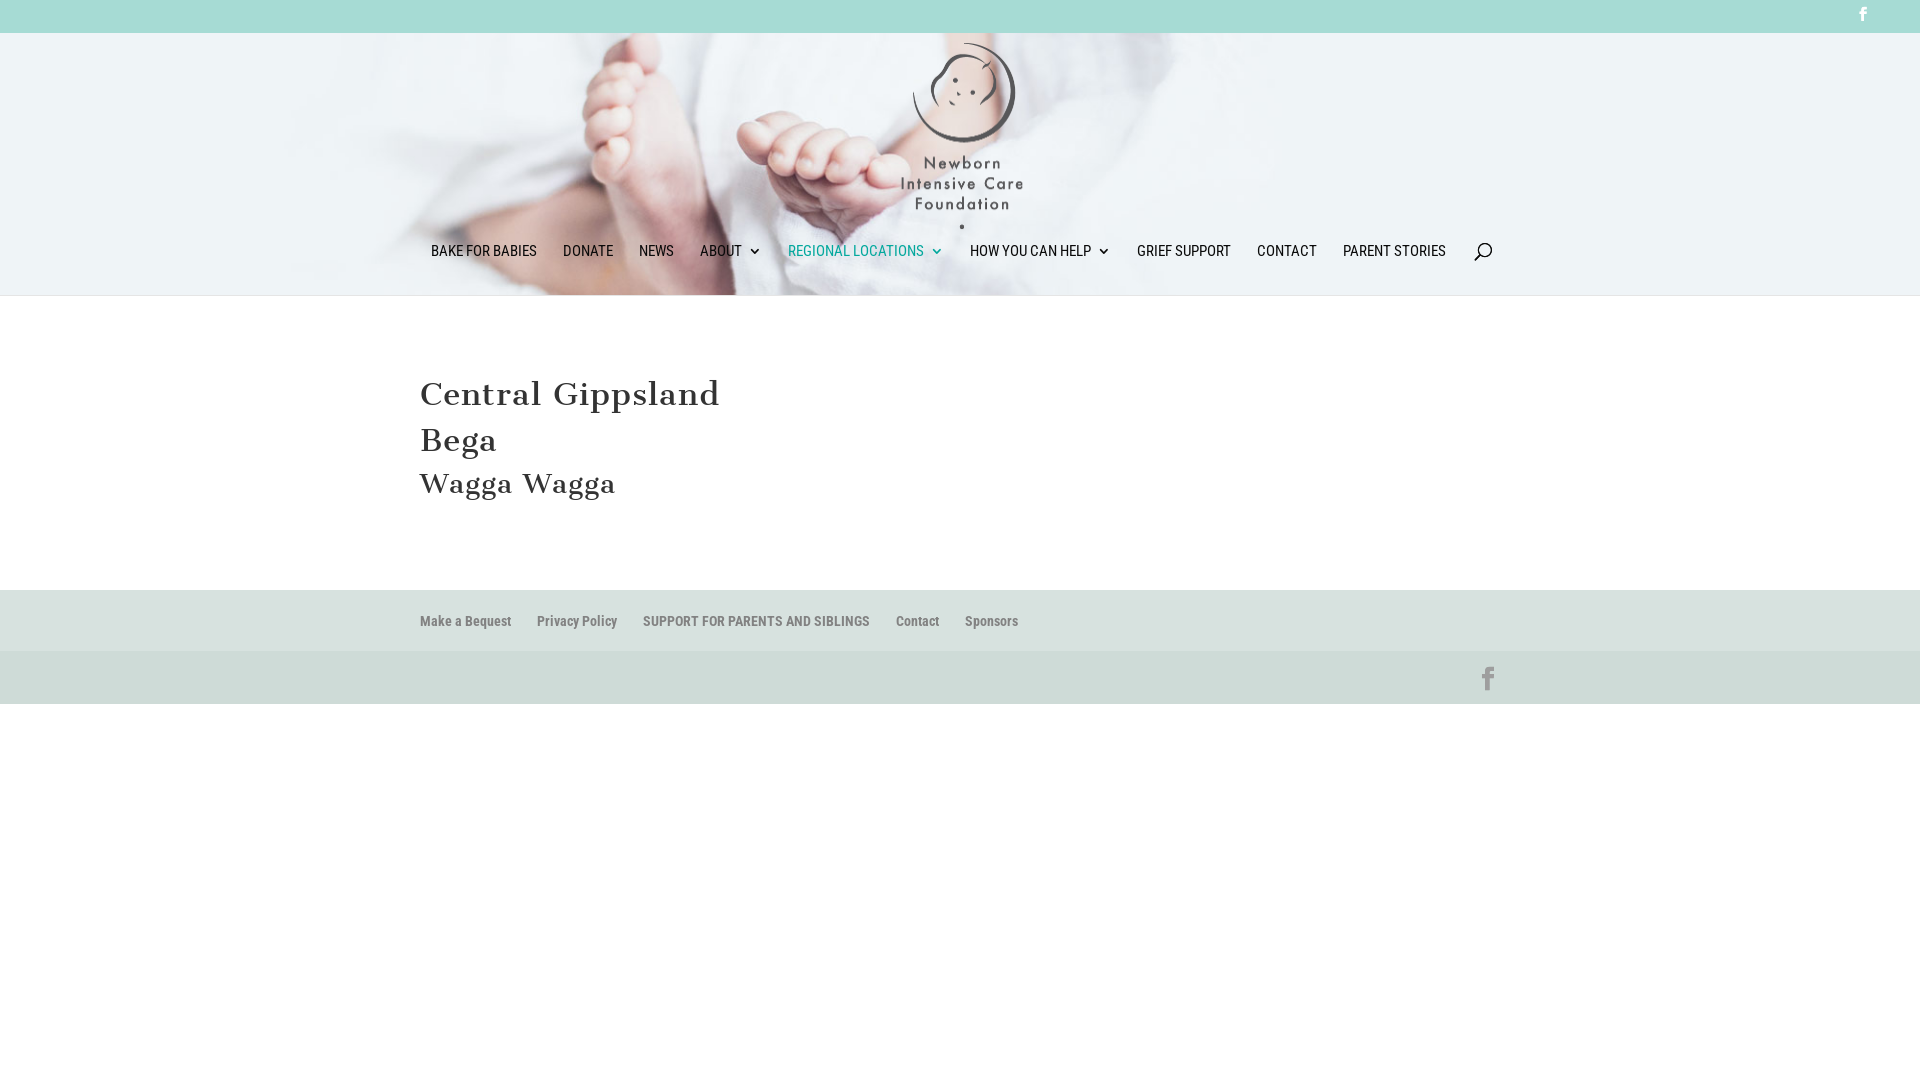  What do you see at coordinates (1392, 268) in the screenshot?
I see `'PARENT STORIES'` at bounding box center [1392, 268].